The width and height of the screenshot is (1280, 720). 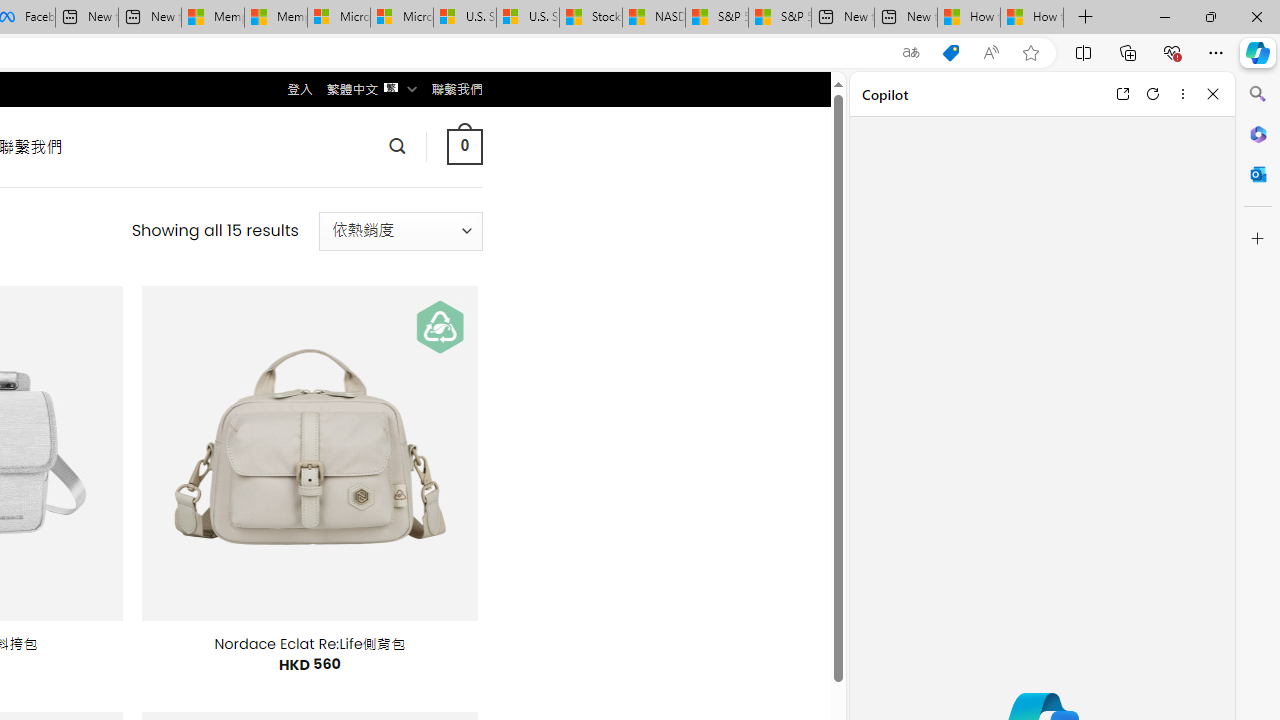 I want to click on 'S&P 500, Nasdaq end lower, weighed by Nvidia dip | Watch', so click(x=779, y=17).